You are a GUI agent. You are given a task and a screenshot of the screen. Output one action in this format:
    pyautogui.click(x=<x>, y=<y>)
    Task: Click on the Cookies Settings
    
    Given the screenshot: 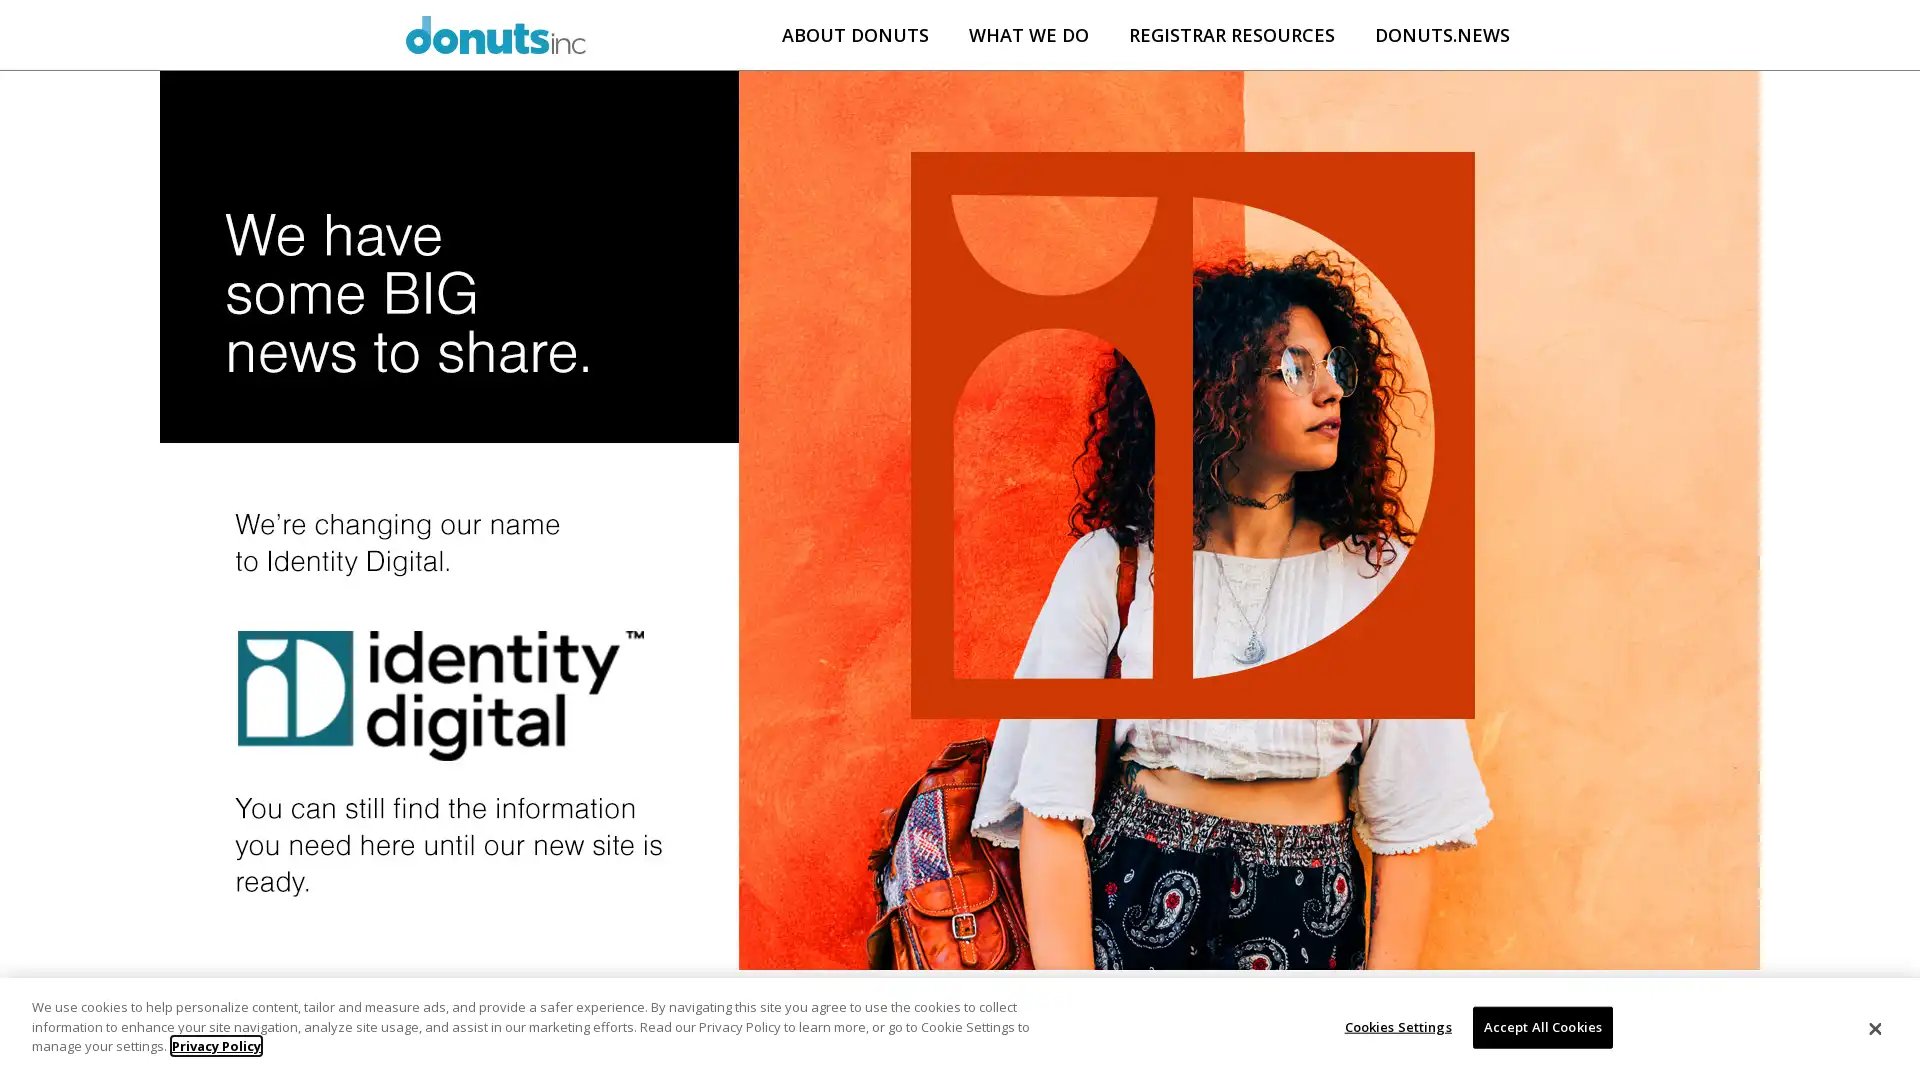 What is the action you would take?
    pyautogui.click(x=1391, y=1026)
    